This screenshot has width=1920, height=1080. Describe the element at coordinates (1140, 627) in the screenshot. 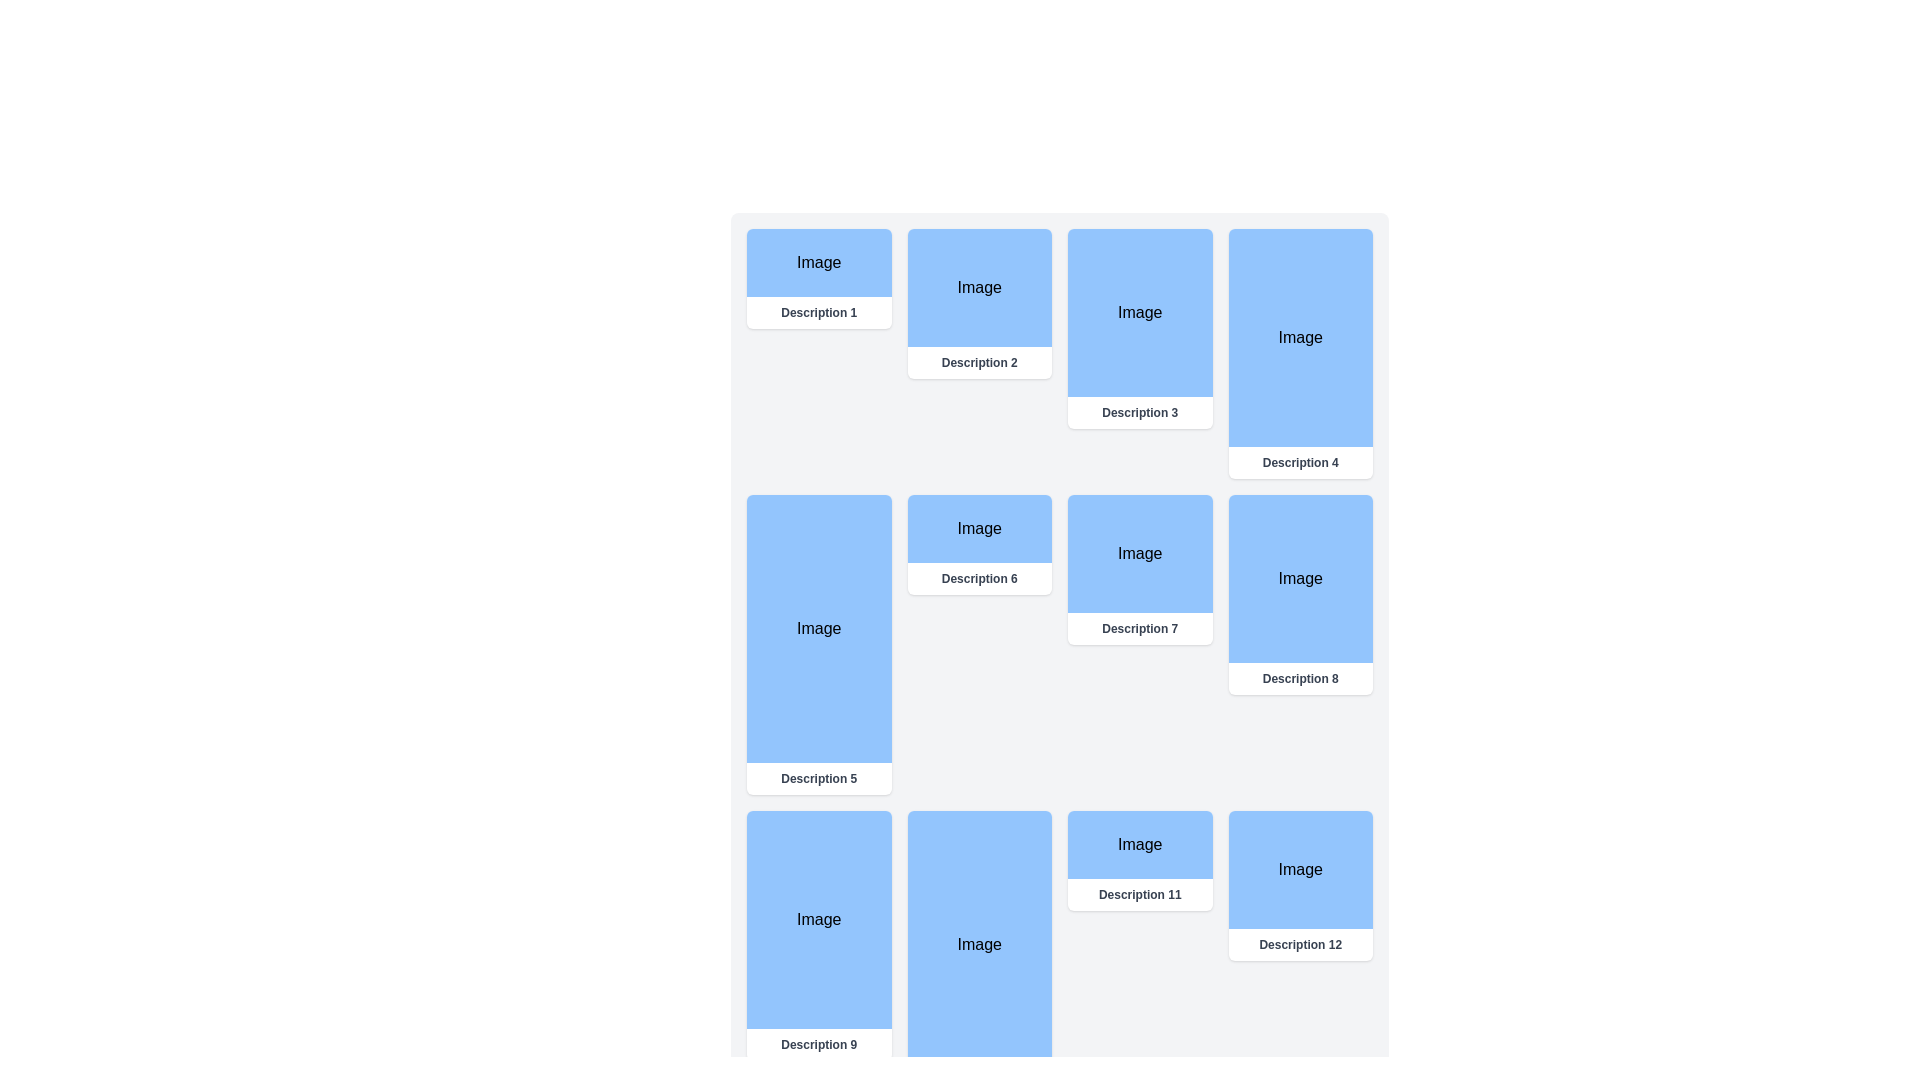

I see `text content of the label located below the 'Image' in the central region of the interface, specifically in the third column of a grid layout` at that location.